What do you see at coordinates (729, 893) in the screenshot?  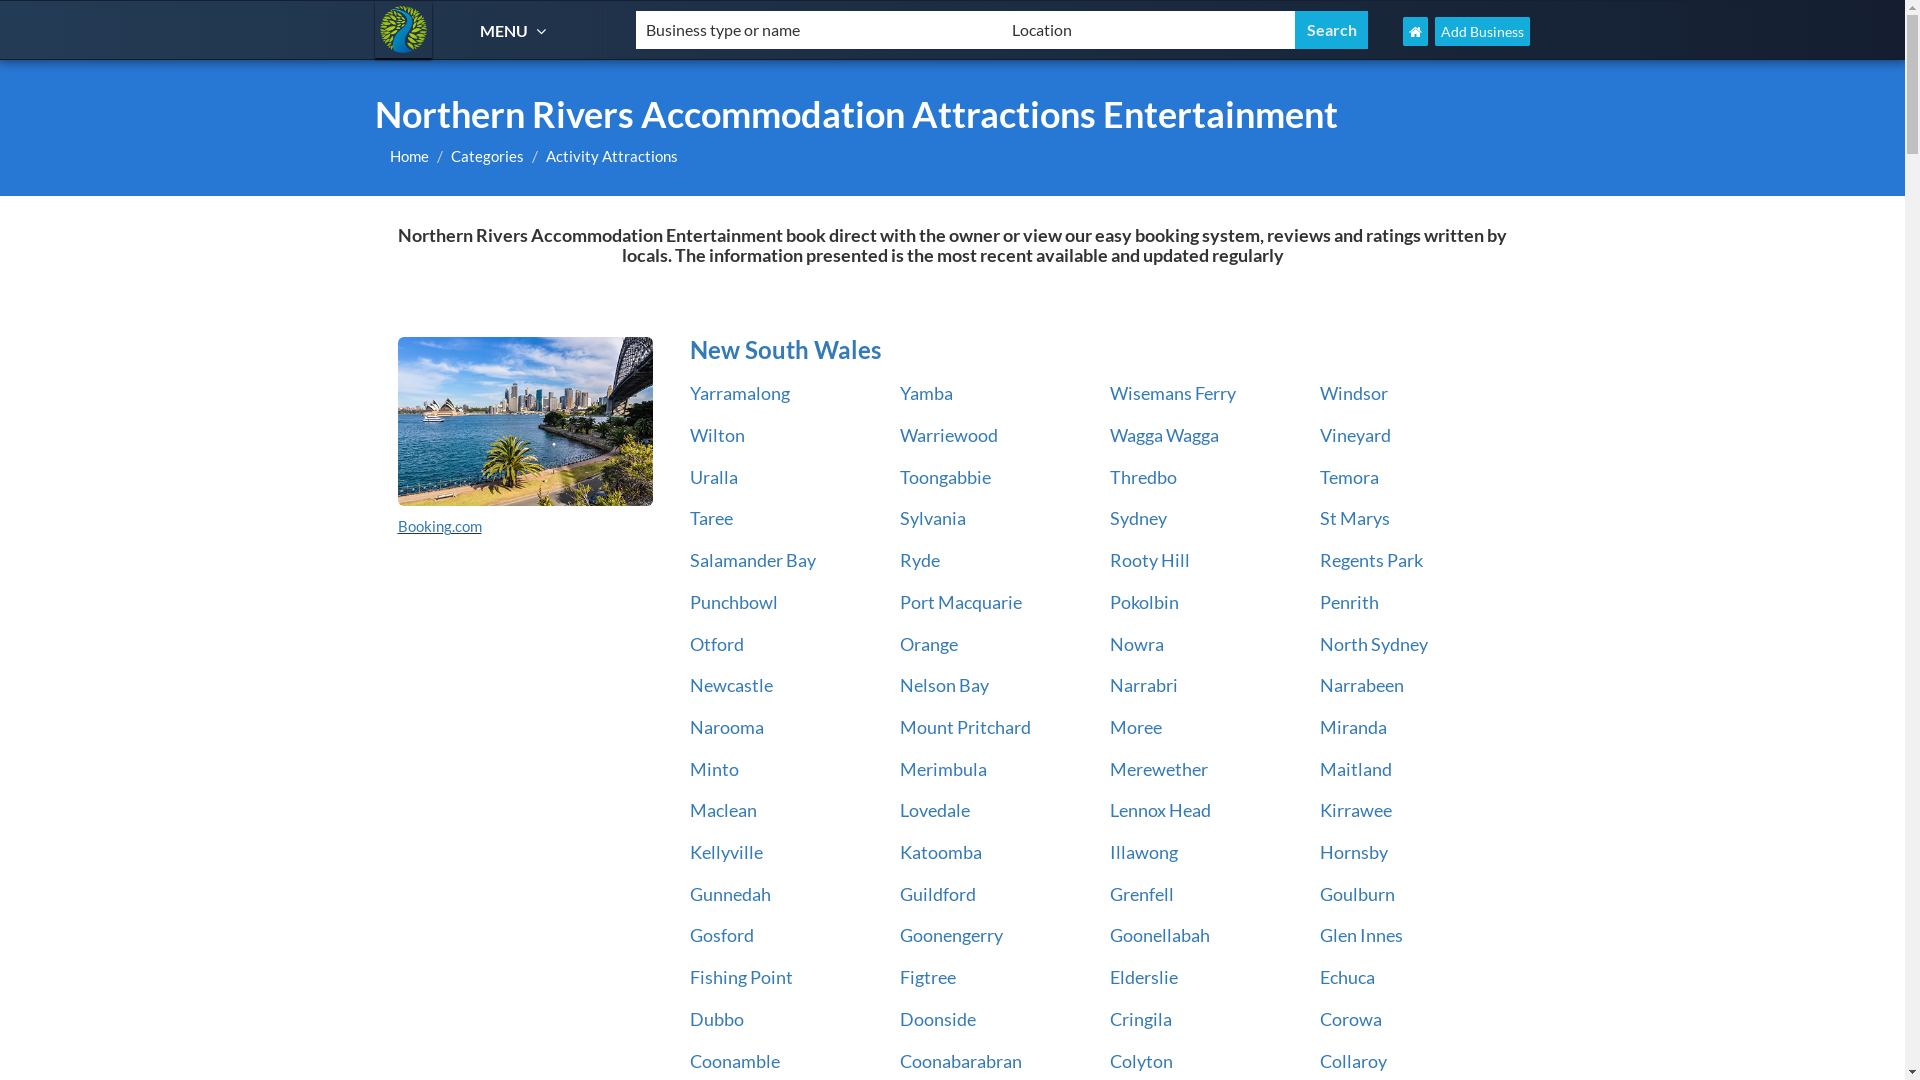 I see `'Gunnedah'` at bounding box center [729, 893].